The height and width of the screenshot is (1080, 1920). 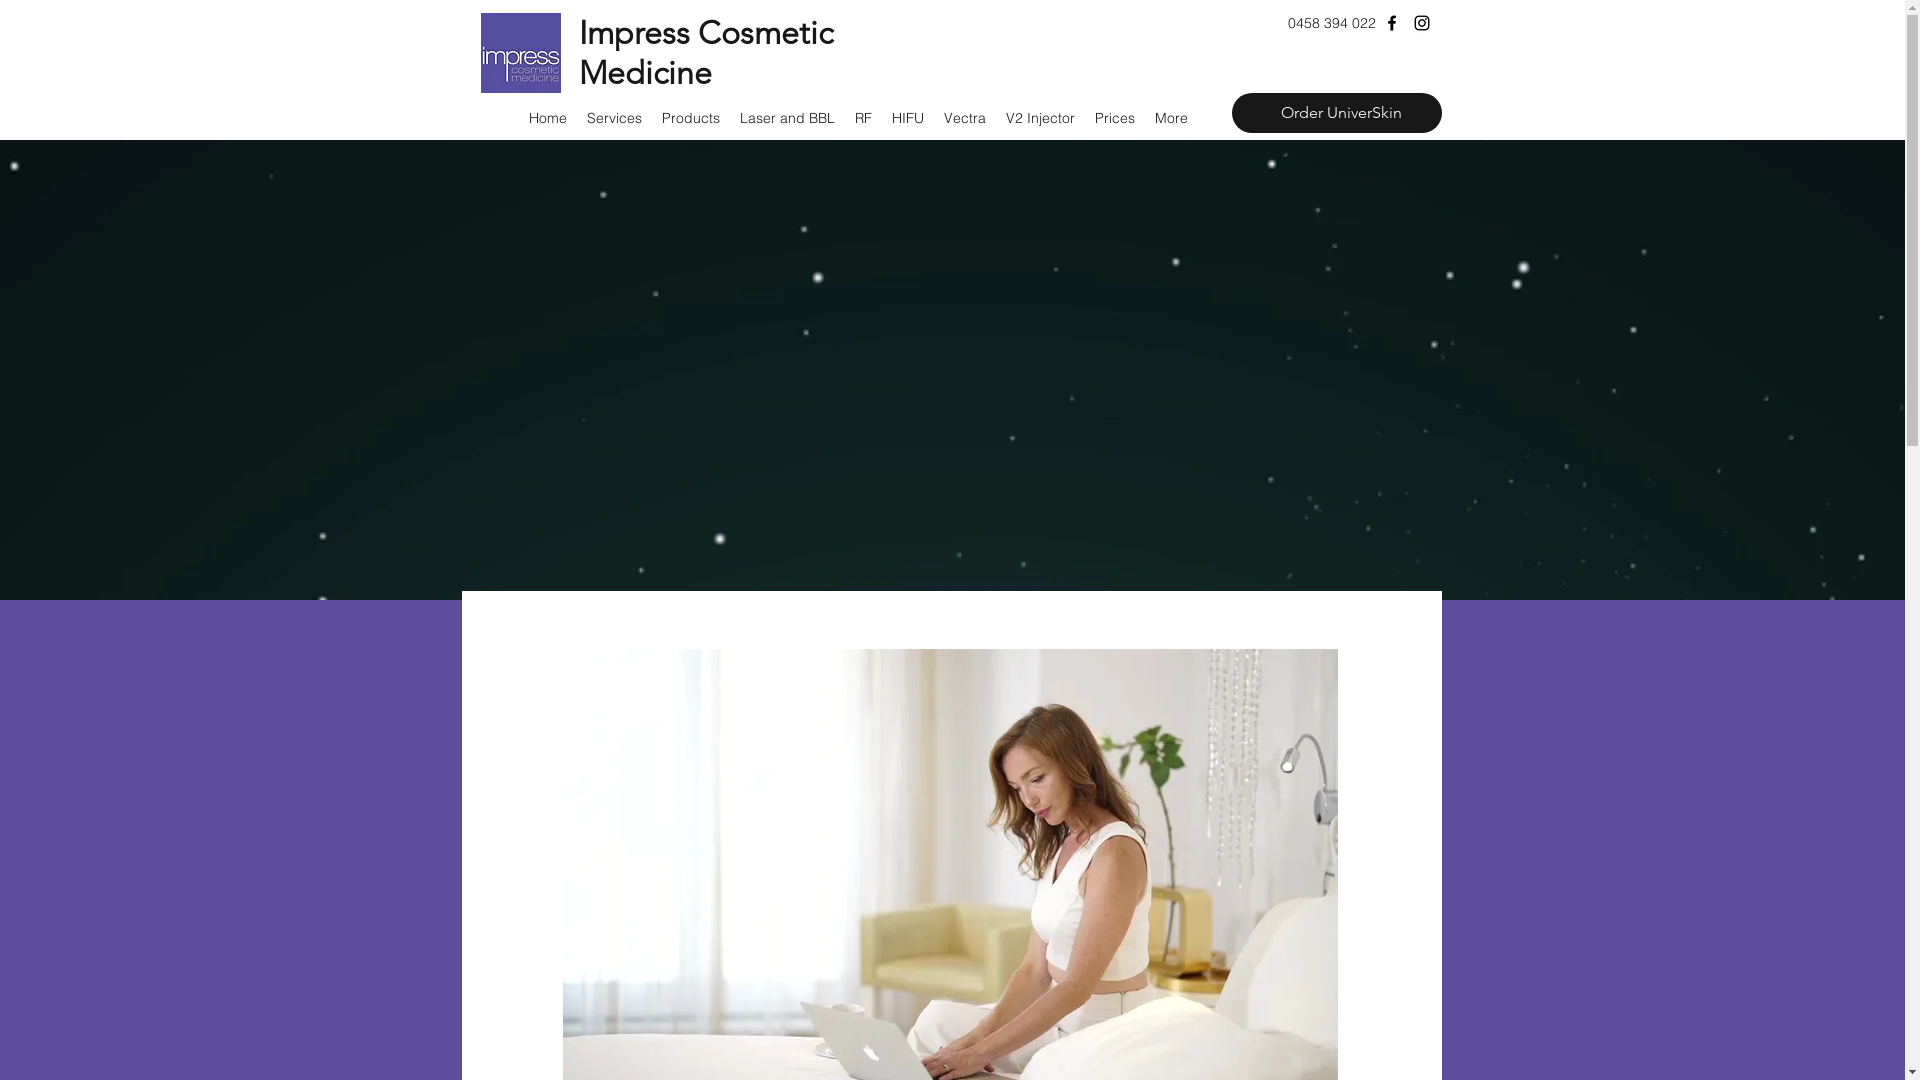 What do you see at coordinates (1112, 118) in the screenshot?
I see `'Prices'` at bounding box center [1112, 118].